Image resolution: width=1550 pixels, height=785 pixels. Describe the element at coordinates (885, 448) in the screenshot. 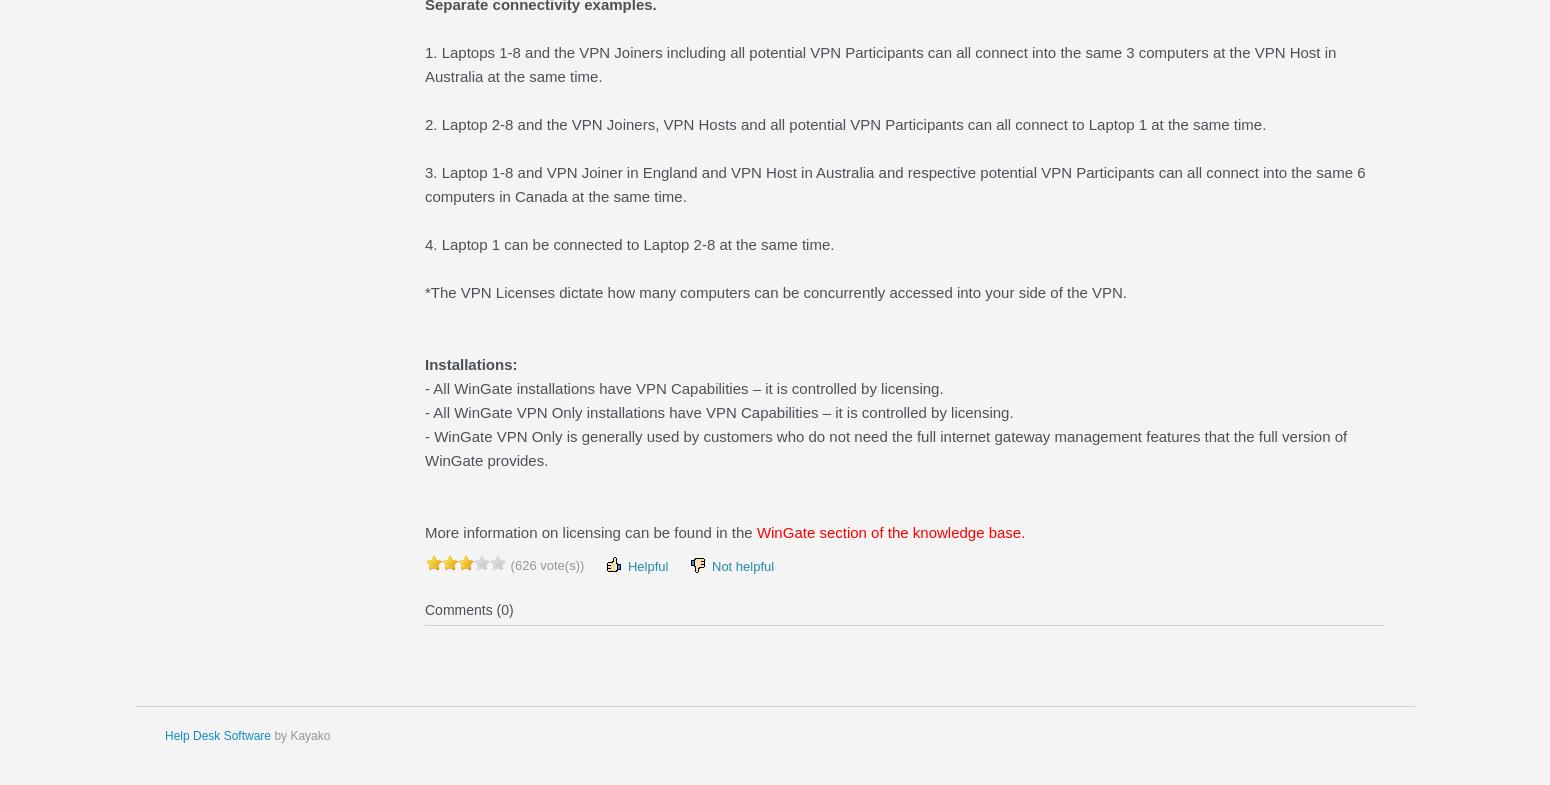

I see `'- WinGate VPN Only is generally used by customers who do not need the full internet gateway management features that the full version of WinGate provides.'` at that location.